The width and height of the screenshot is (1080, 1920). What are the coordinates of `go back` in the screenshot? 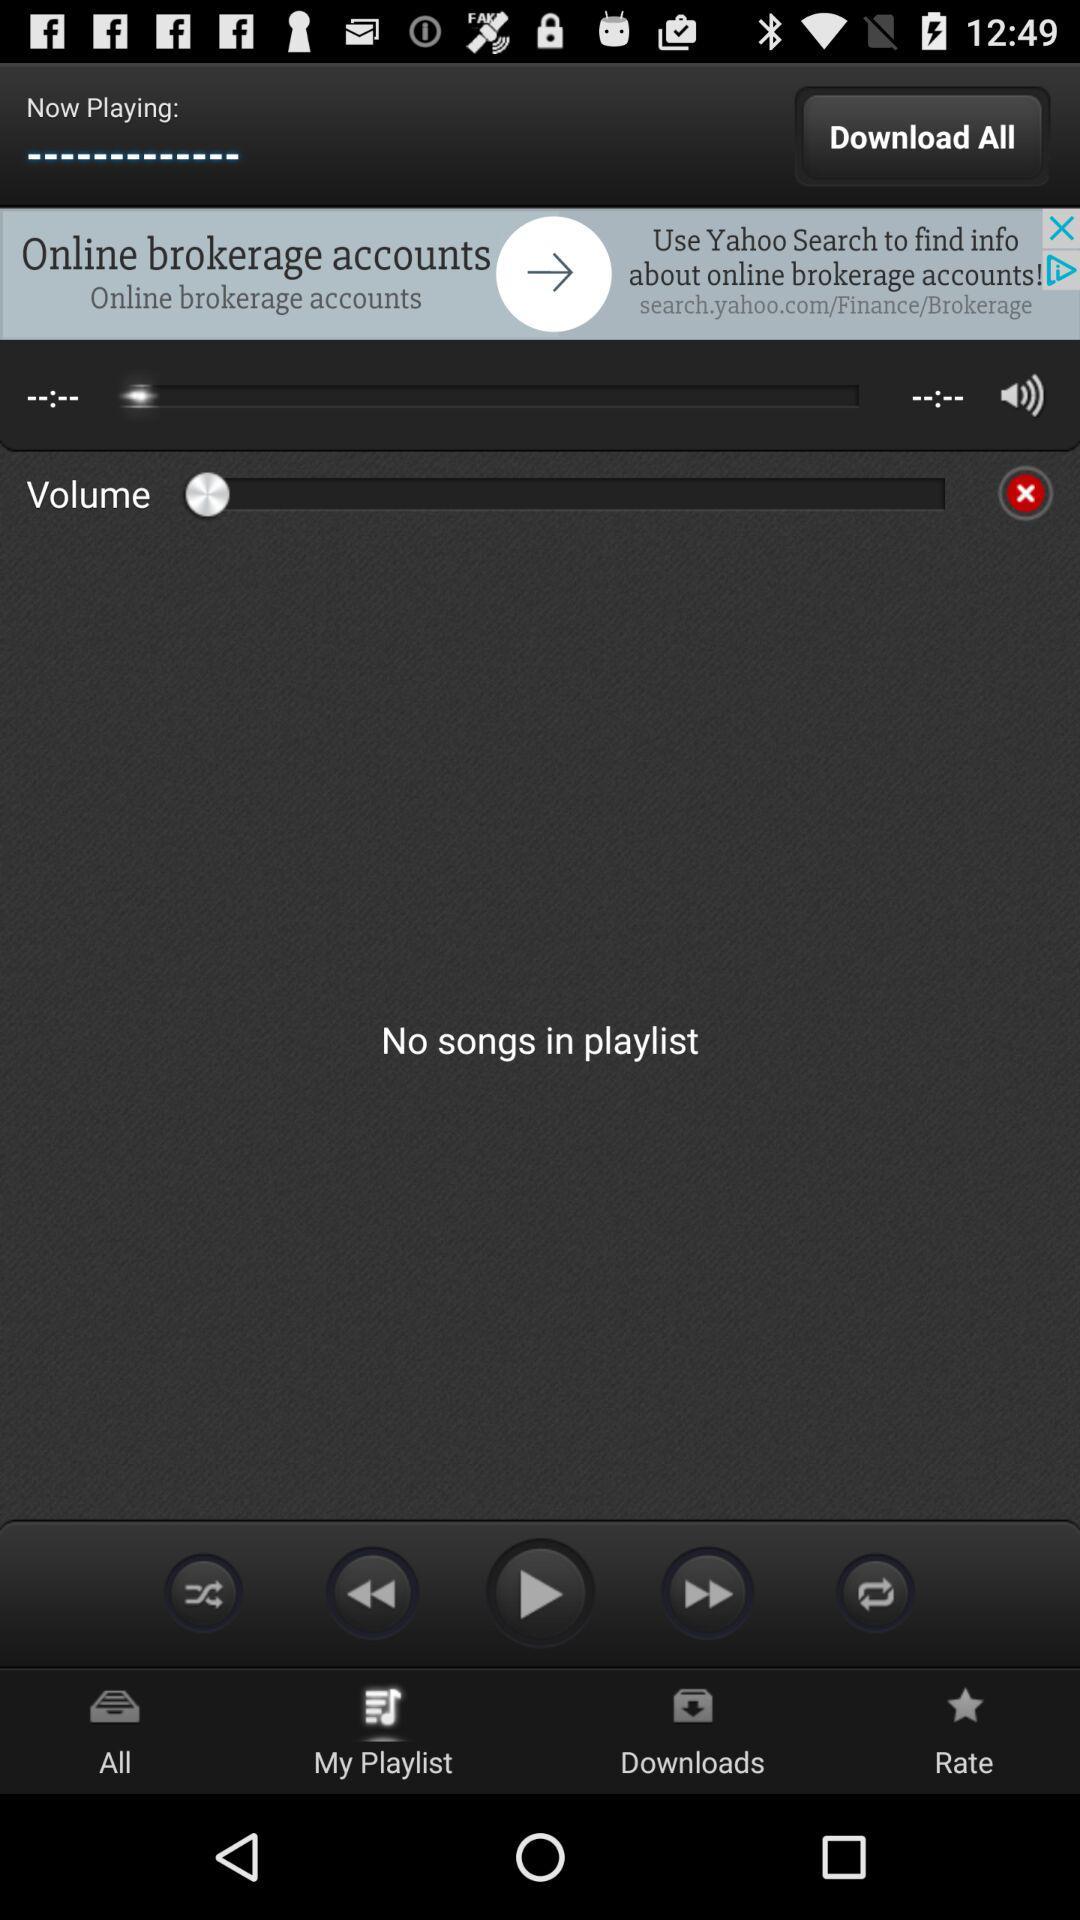 It's located at (371, 1591).